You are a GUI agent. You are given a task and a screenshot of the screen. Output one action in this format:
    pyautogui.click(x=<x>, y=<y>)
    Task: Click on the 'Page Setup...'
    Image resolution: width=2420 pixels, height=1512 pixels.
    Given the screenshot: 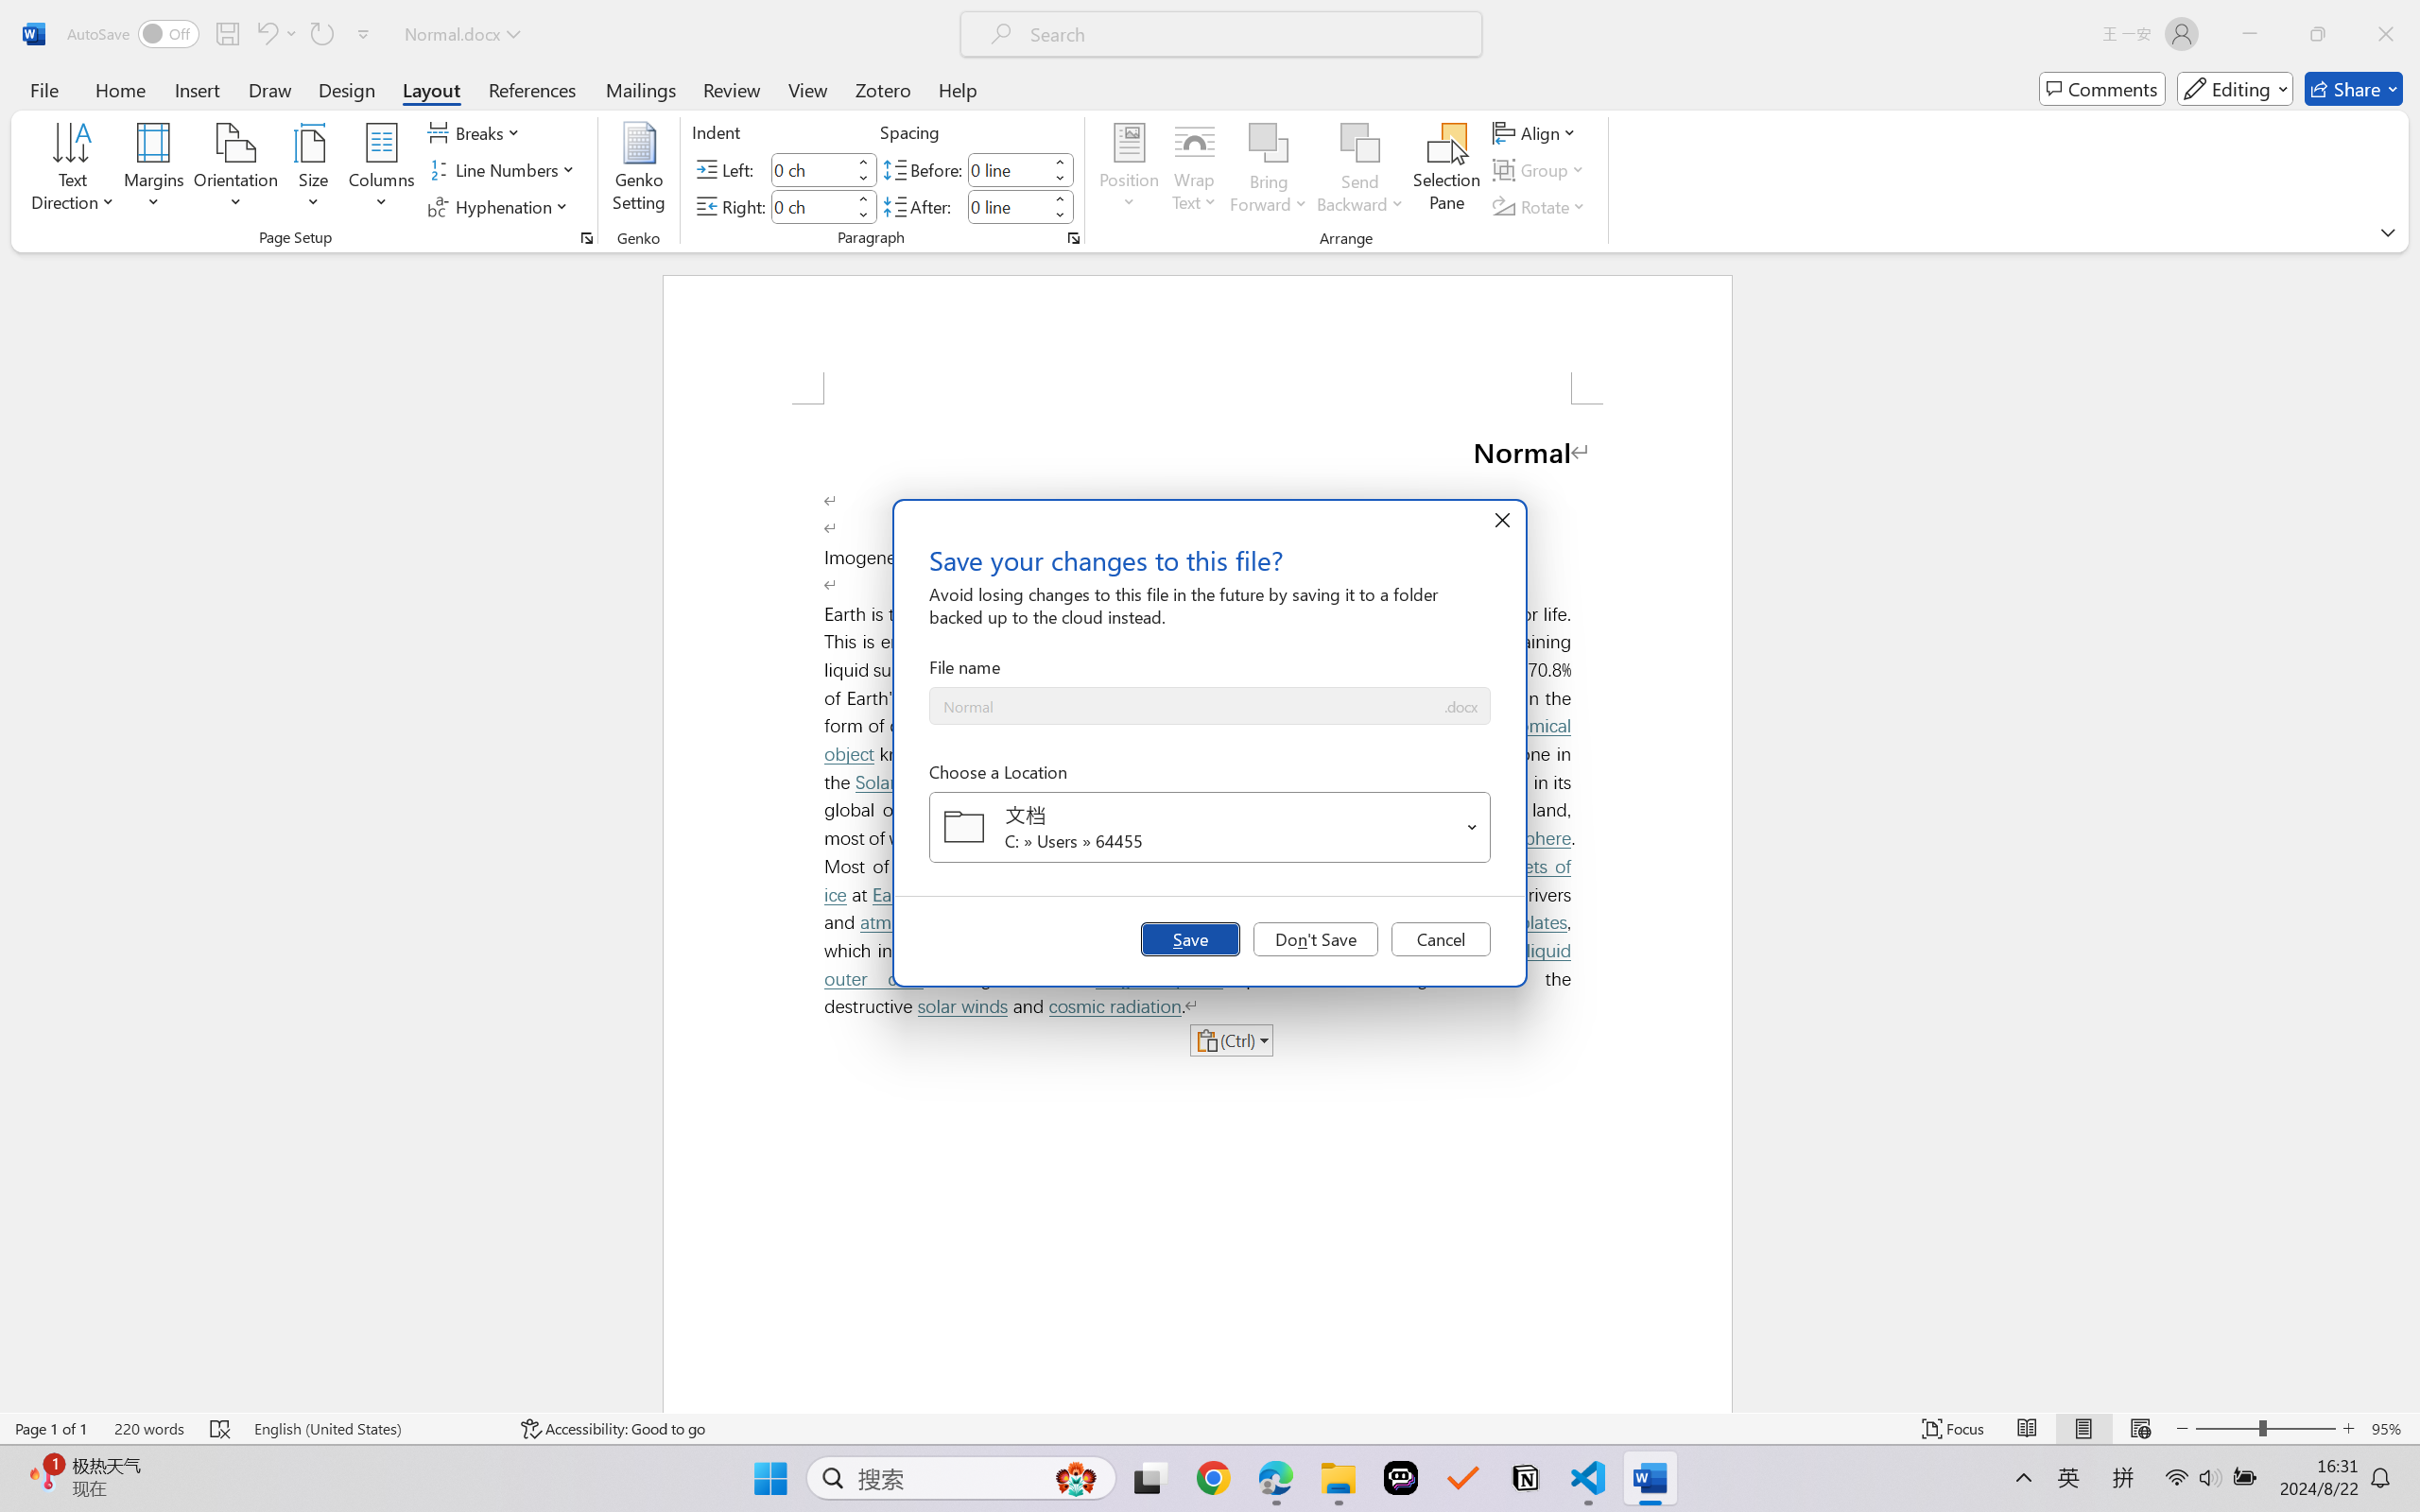 What is the action you would take?
    pyautogui.click(x=585, y=237)
    